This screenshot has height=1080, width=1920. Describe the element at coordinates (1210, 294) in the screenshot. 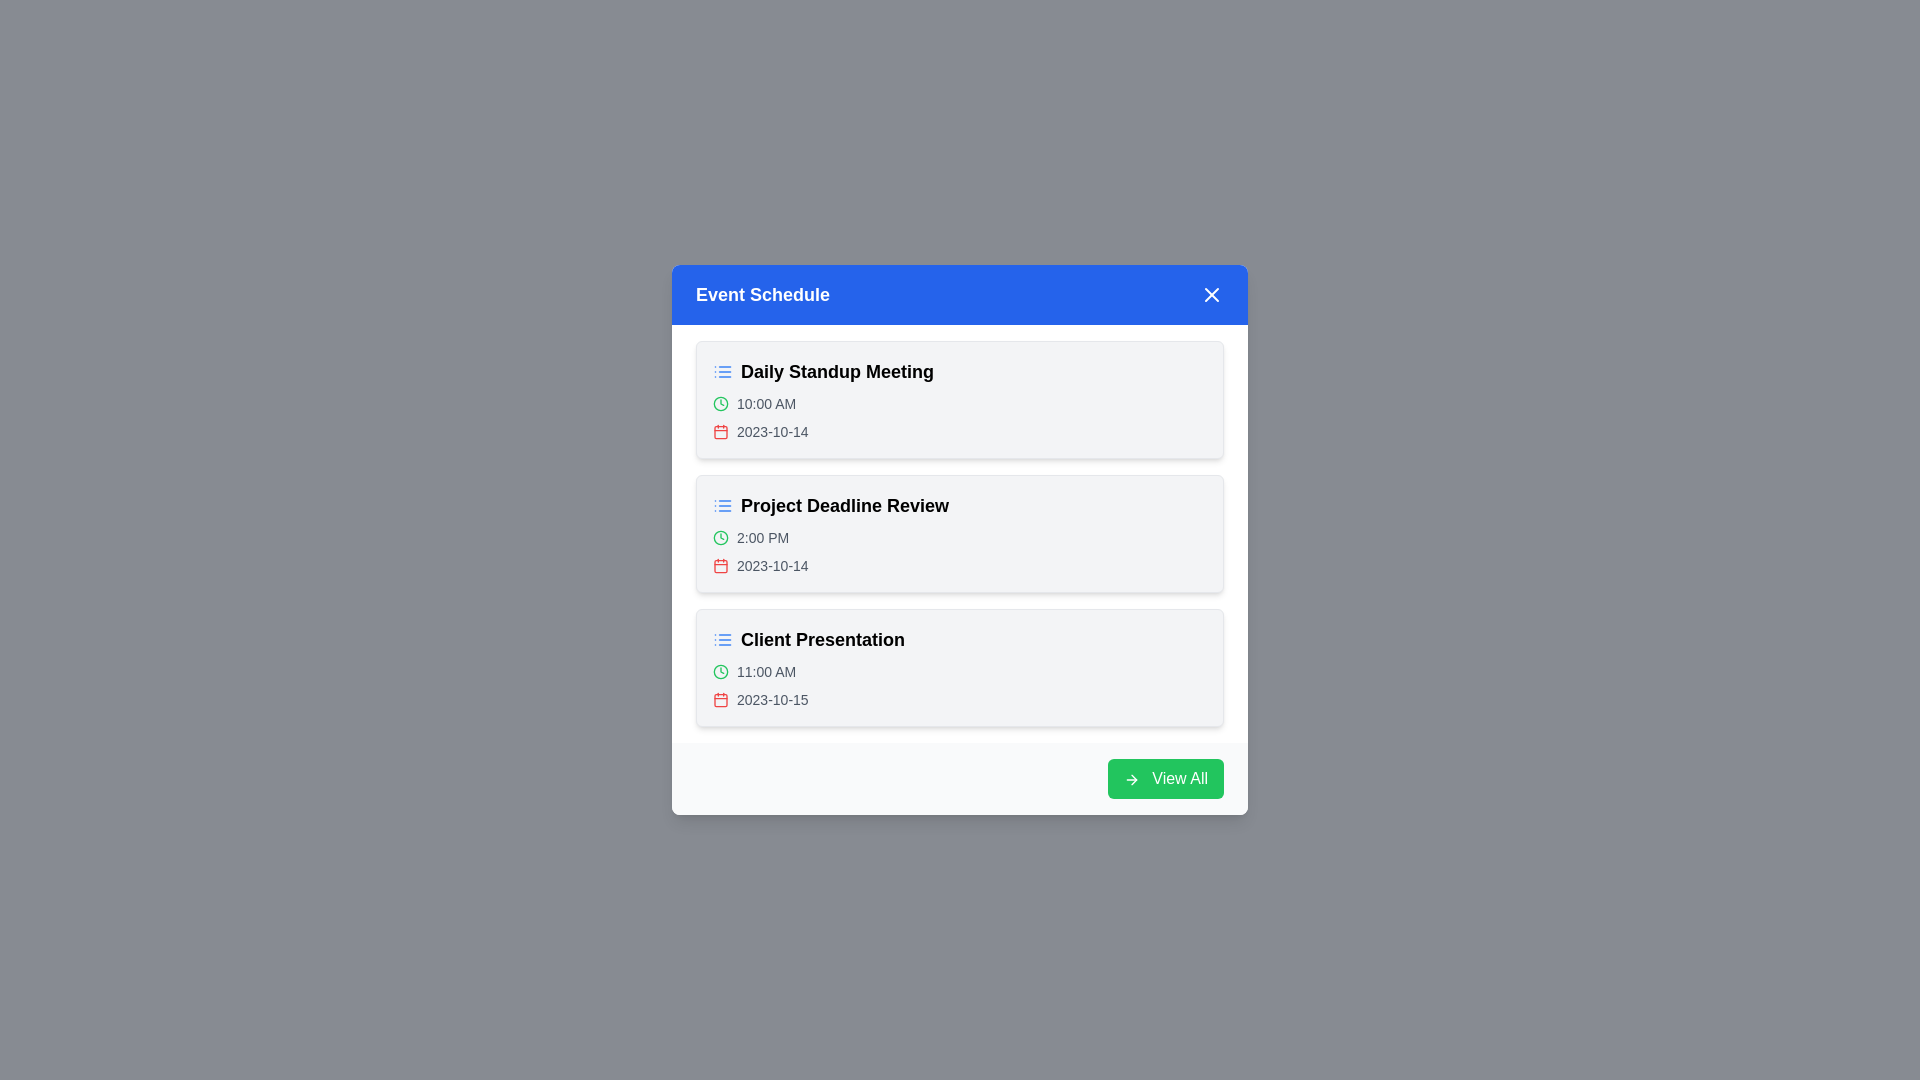

I see `the Close button represented by an 'X' icon in the top-right corner of the blue header section of the 'Event Schedule' card` at that location.